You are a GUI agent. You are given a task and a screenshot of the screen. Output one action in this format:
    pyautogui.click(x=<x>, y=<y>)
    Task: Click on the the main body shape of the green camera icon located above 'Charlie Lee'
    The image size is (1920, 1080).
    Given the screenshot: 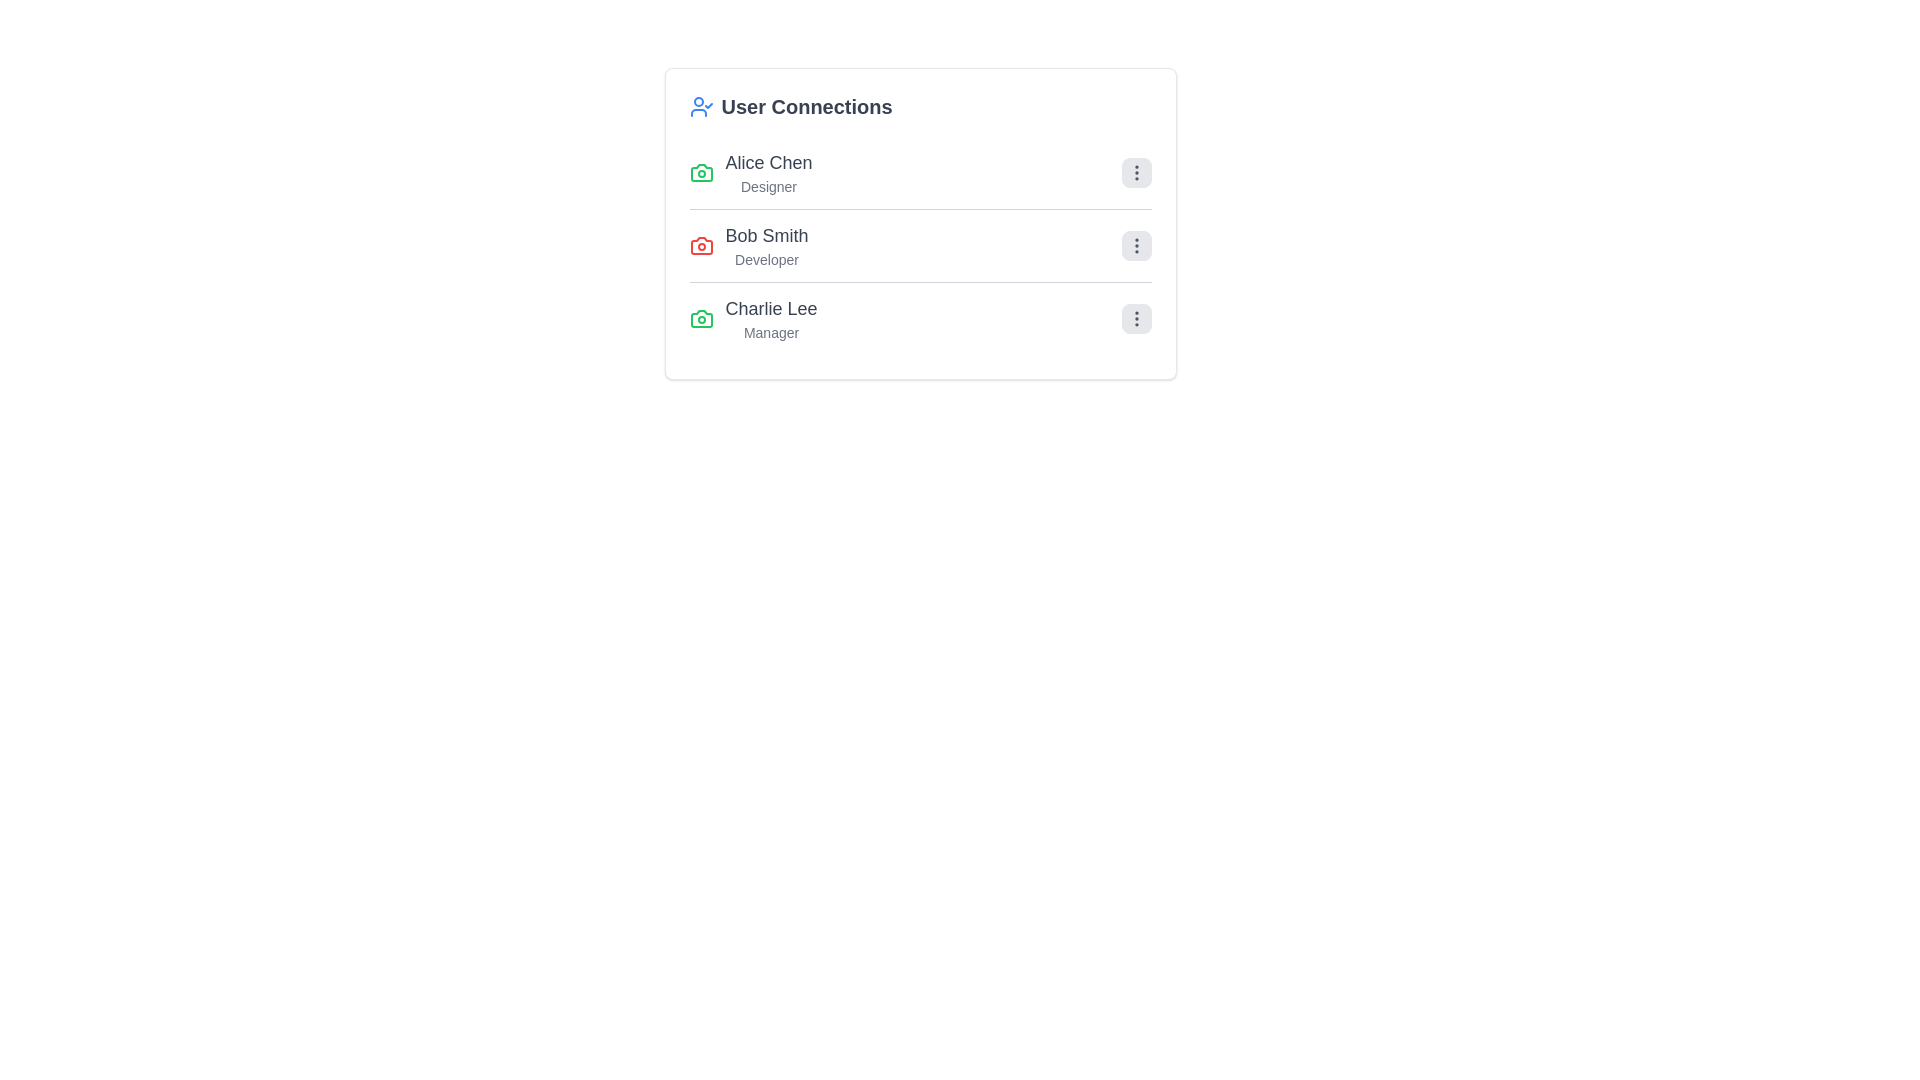 What is the action you would take?
    pyautogui.click(x=701, y=172)
    